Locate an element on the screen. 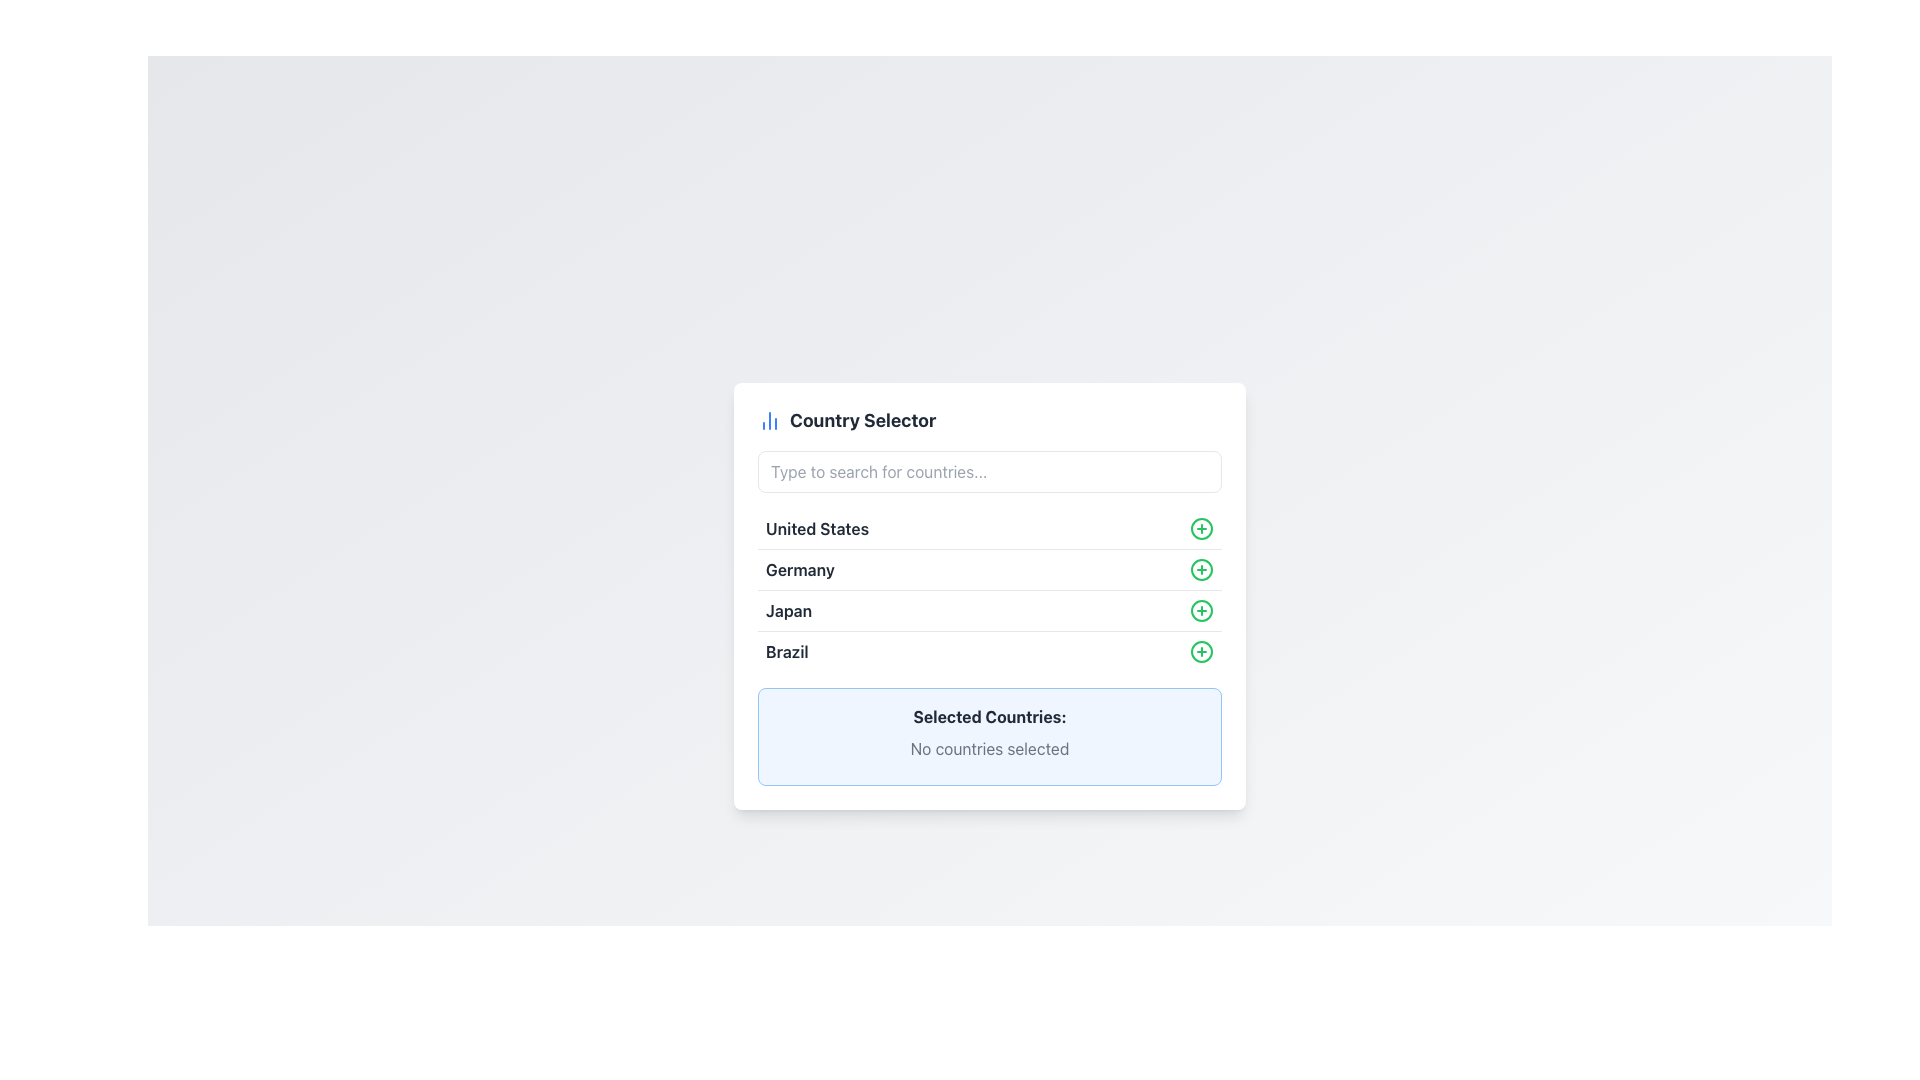 The height and width of the screenshot is (1080, 1920). the central circular shape in the 'plus' icon next to the 'Japan' entry in the list is located at coordinates (1200, 608).